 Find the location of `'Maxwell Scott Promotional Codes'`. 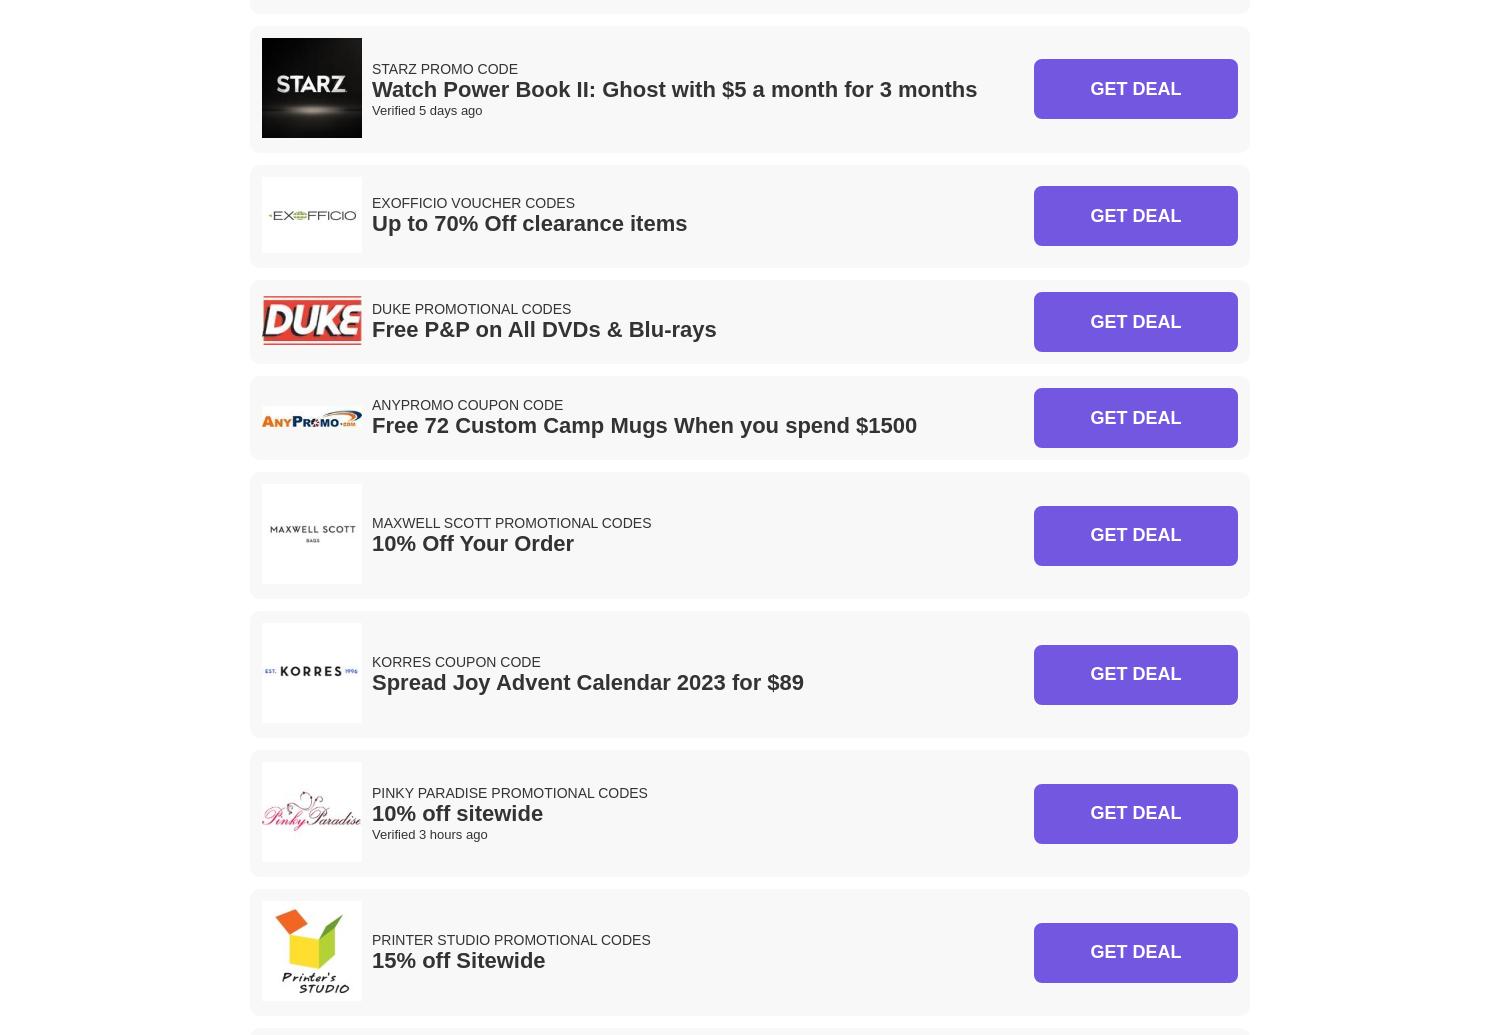

'Maxwell Scott Promotional Codes' is located at coordinates (511, 520).